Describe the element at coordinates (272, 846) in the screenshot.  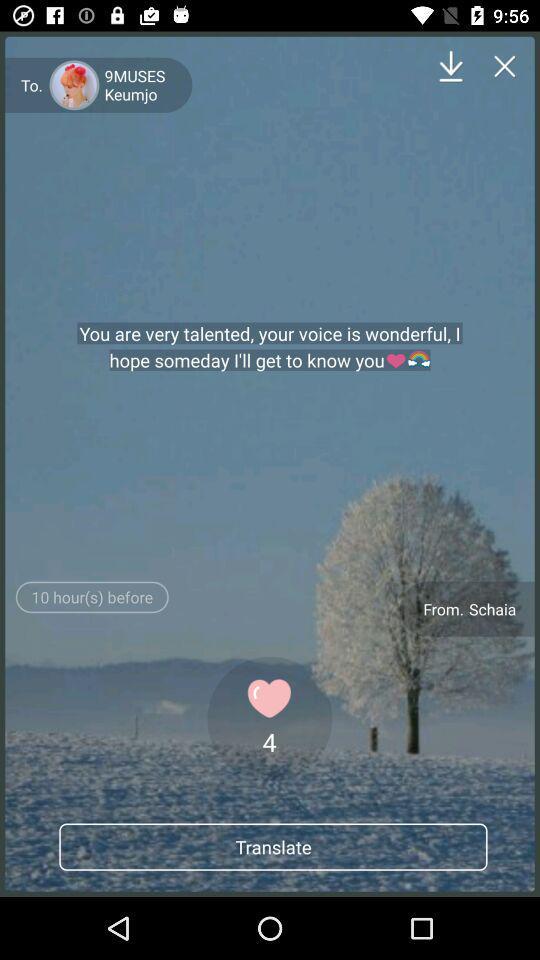
I see `translate icon` at that location.